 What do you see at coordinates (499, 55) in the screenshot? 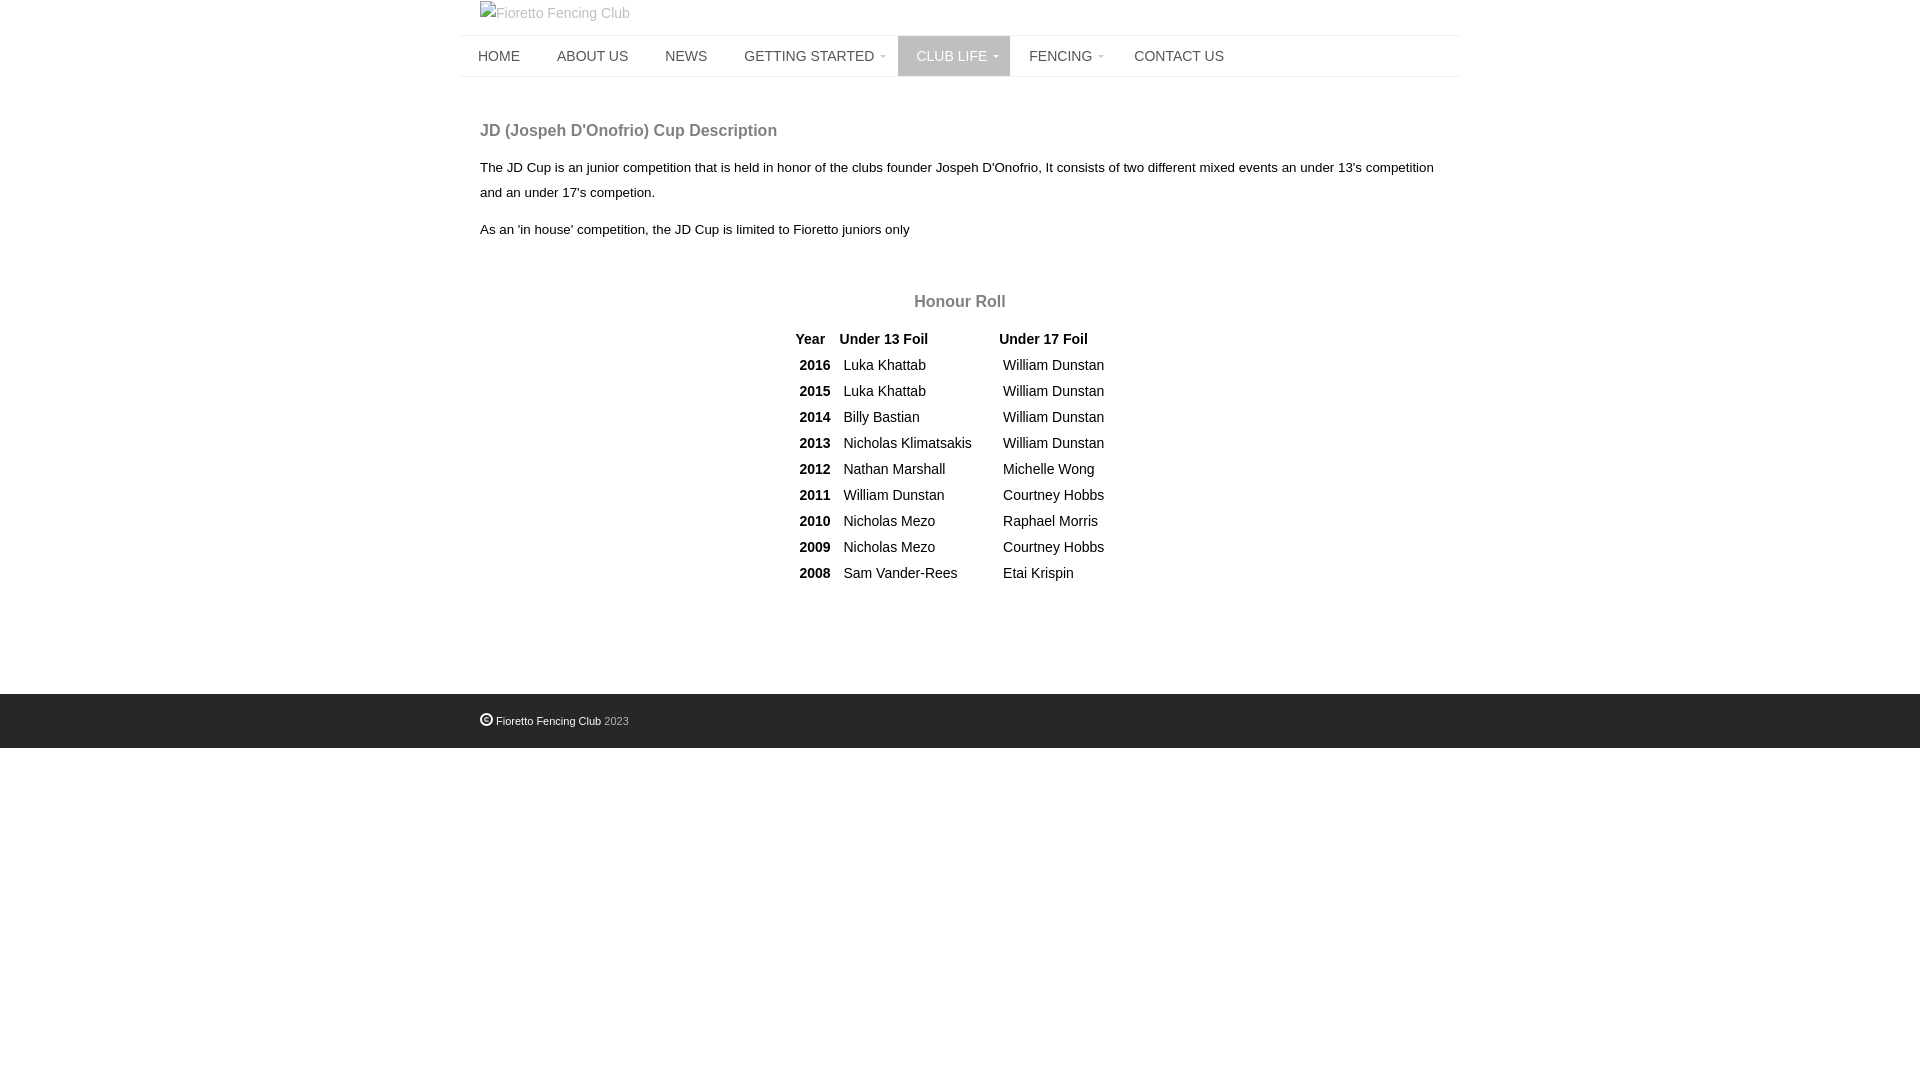
I see `'HOME'` at bounding box center [499, 55].